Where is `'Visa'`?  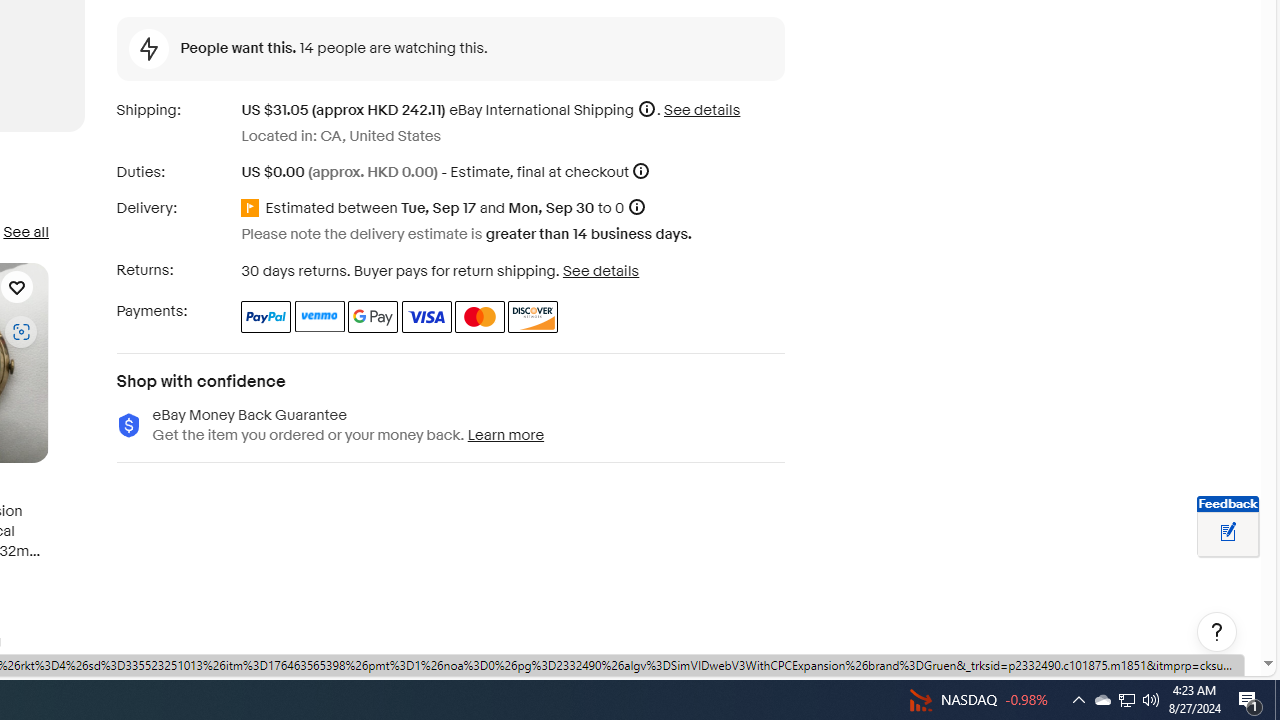
'Visa' is located at coordinates (425, 315).